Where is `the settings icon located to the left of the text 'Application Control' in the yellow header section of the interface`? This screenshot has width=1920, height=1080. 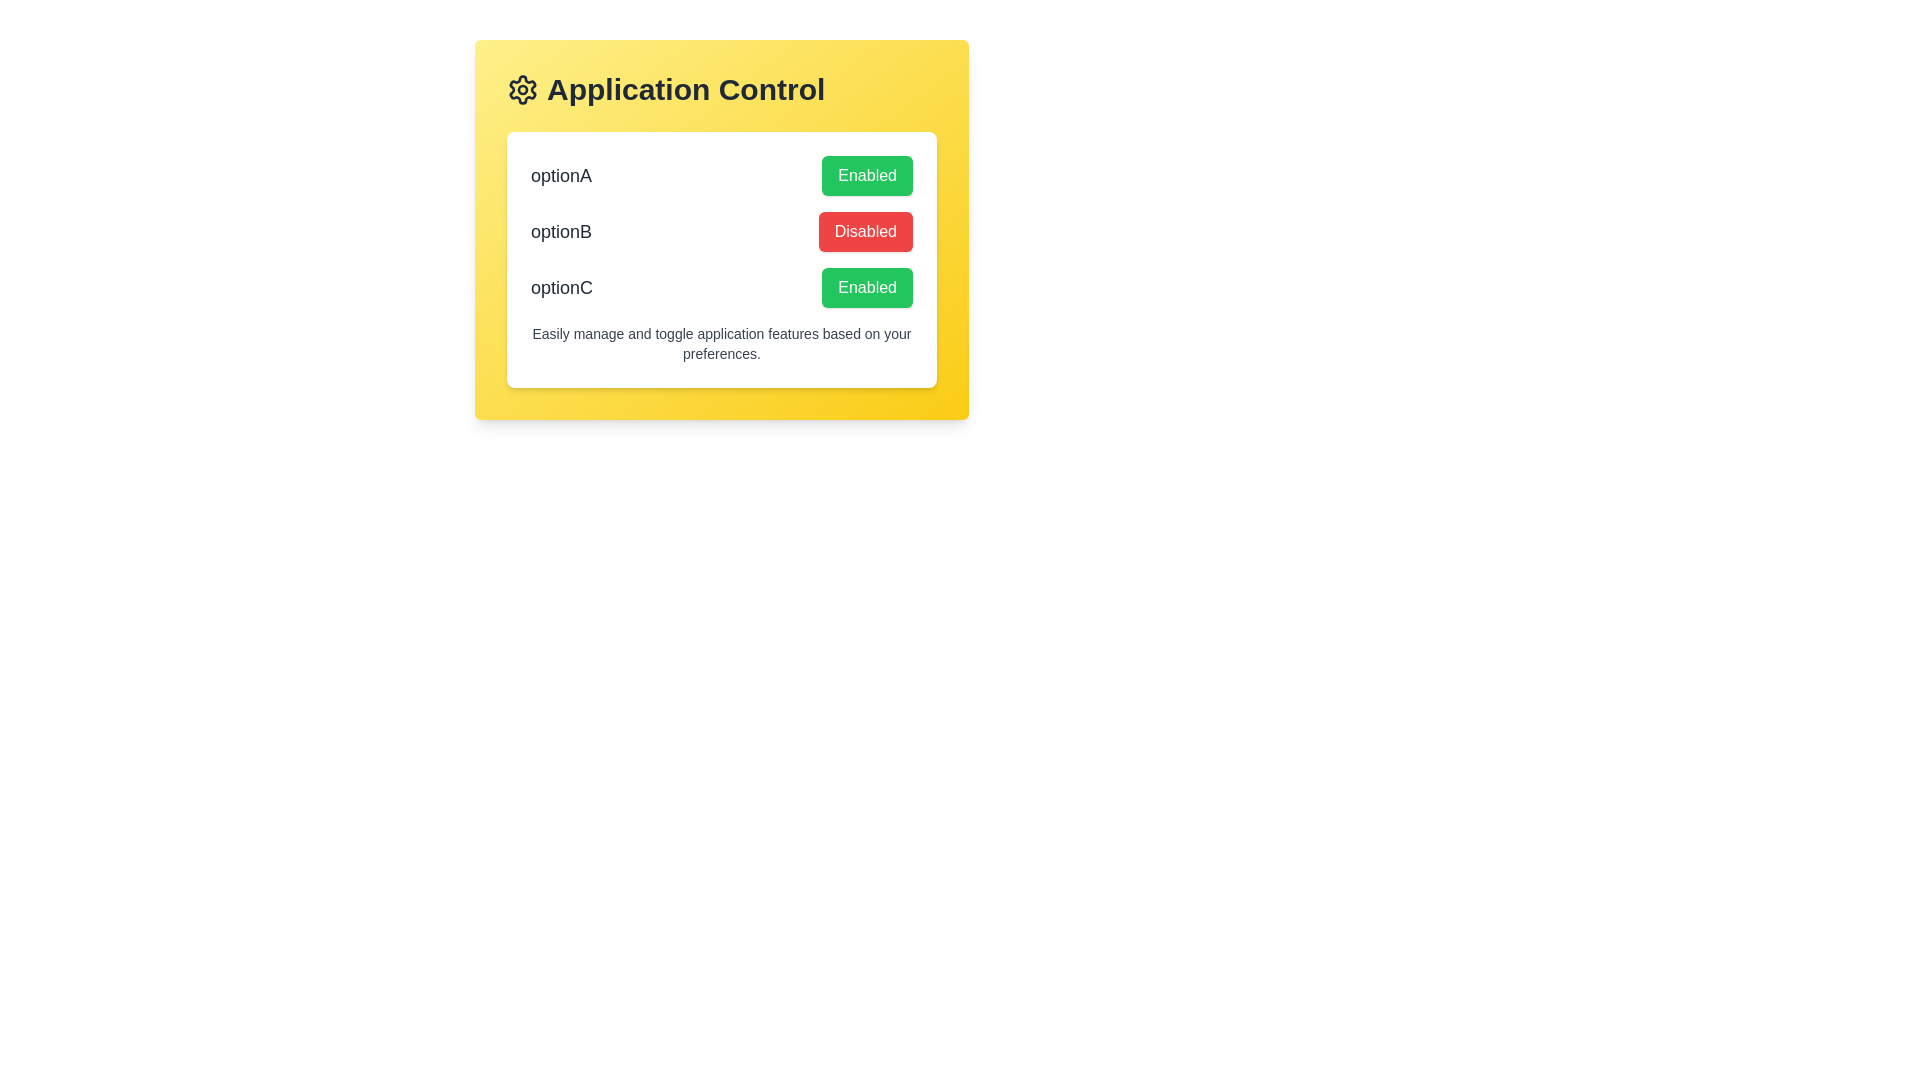
the settings icon located to the left of the text 'Application Control' in the yellow header section of the interface is located at coordinates (523, 88).